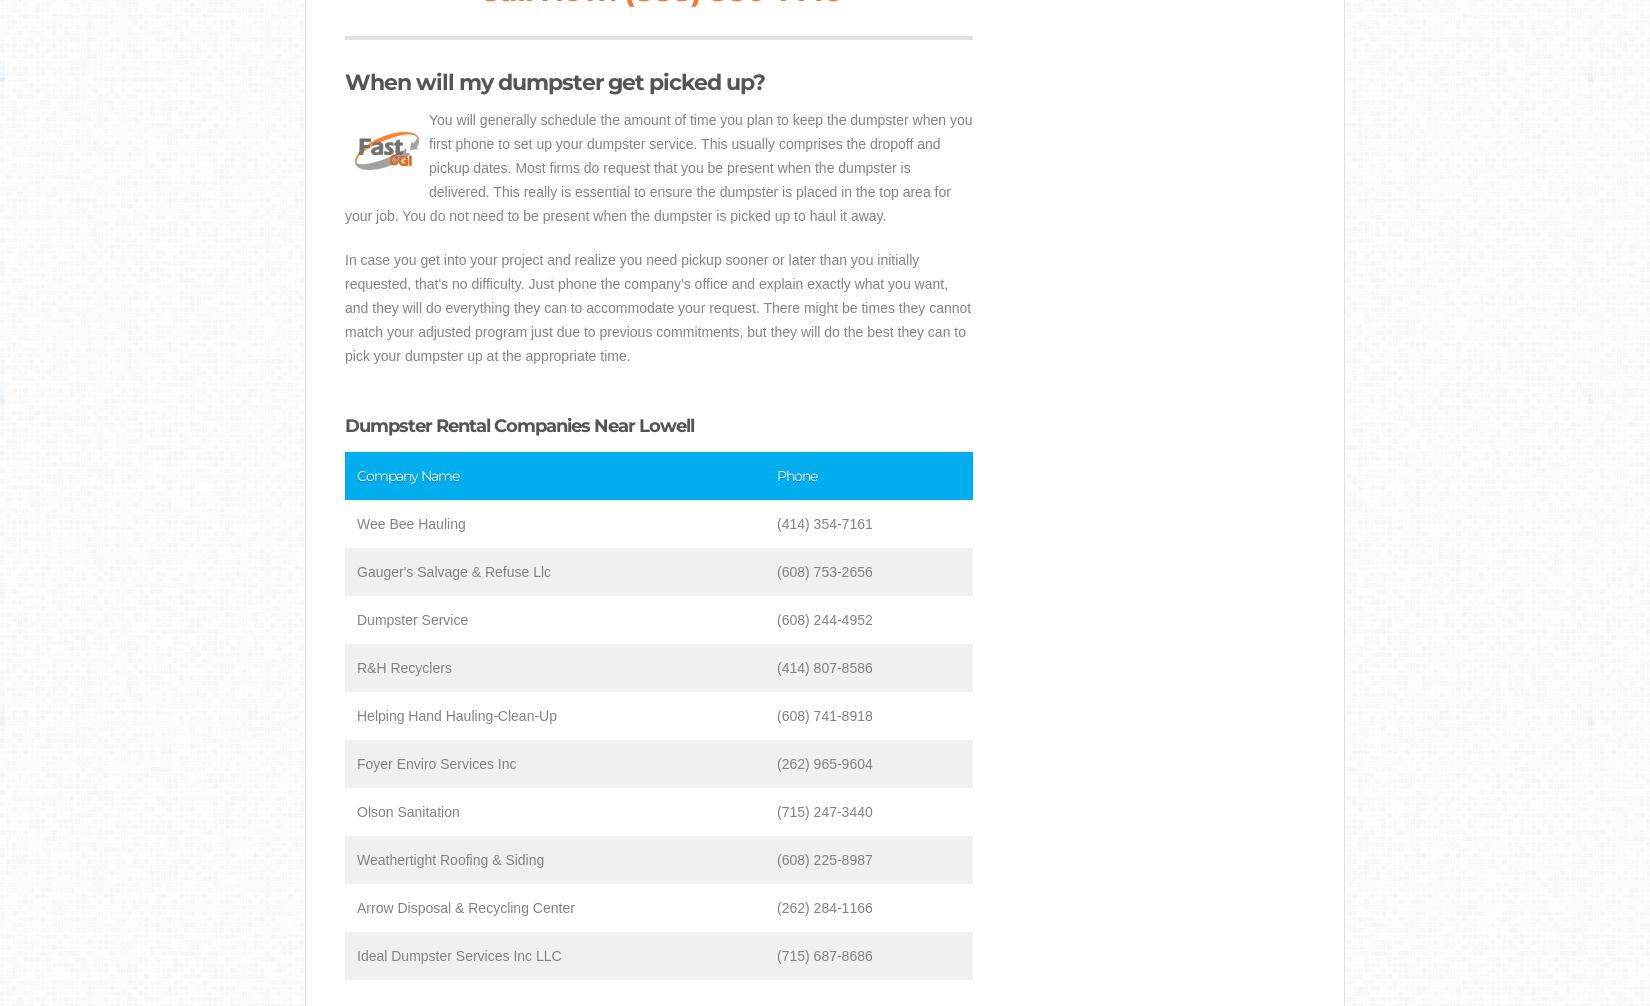 The image size is (1650, 1006). What do you see at coordinates (823, 811) in the screenshot?
I see `'(715) 247-3440'` at bounding box center [823, 811].